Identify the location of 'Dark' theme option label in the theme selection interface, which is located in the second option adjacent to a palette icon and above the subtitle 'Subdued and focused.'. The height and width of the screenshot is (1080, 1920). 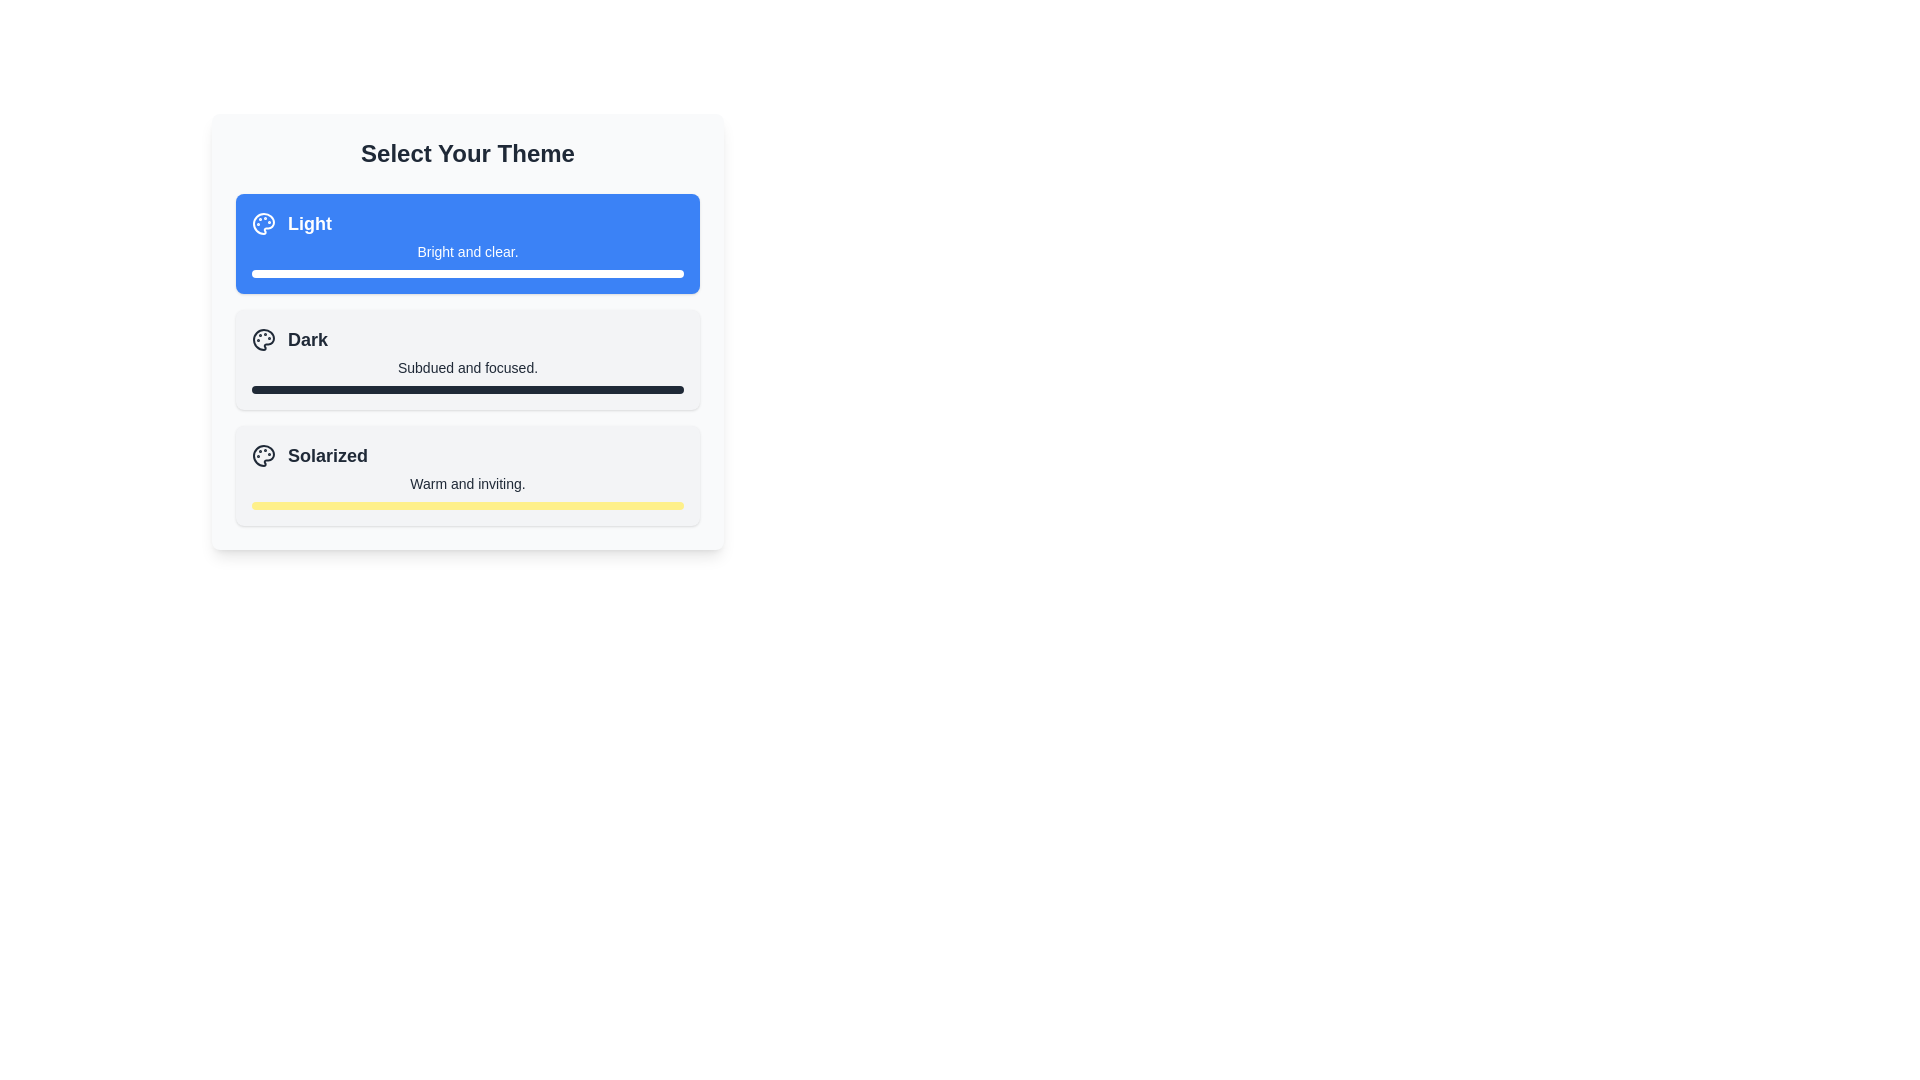
(306, 338).